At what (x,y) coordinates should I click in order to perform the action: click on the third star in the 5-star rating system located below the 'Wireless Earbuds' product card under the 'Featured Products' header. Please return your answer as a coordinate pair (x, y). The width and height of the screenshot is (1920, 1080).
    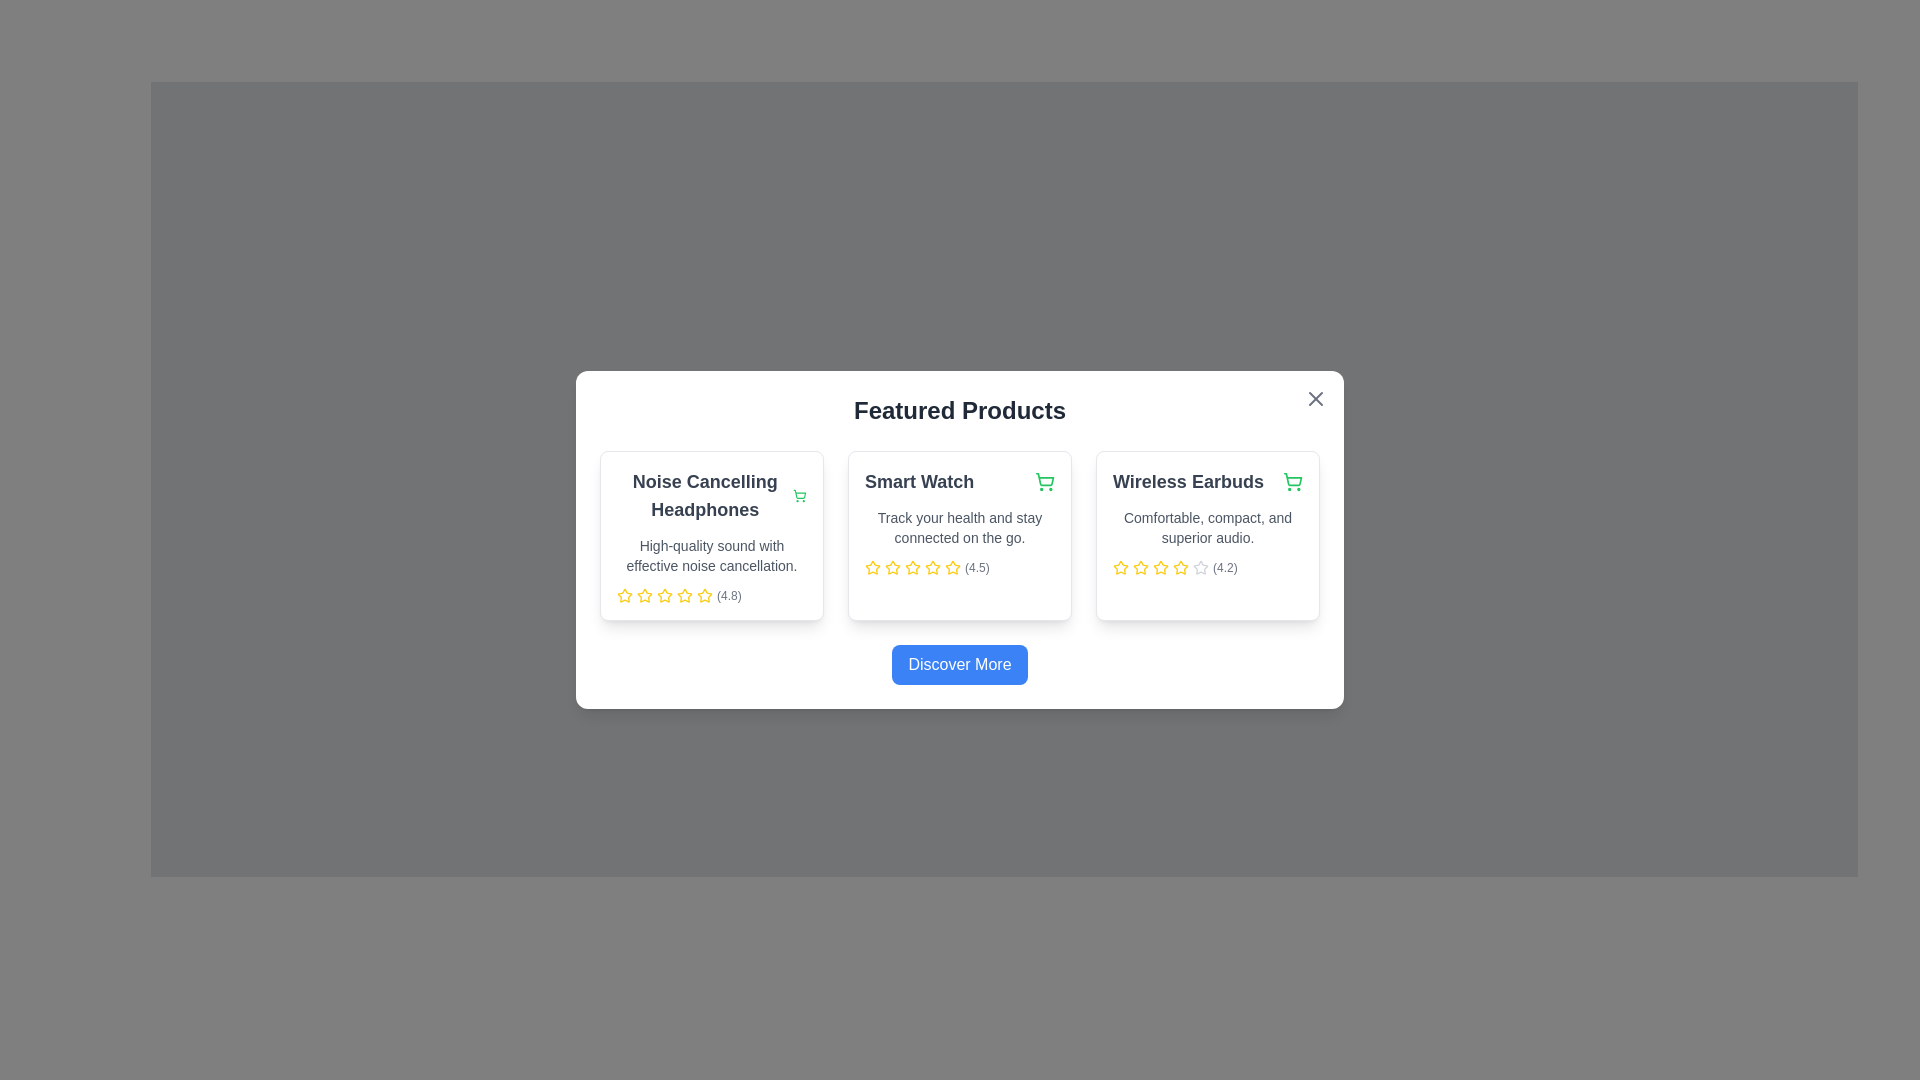
    Looking at the image, I should click on (1141, 567).